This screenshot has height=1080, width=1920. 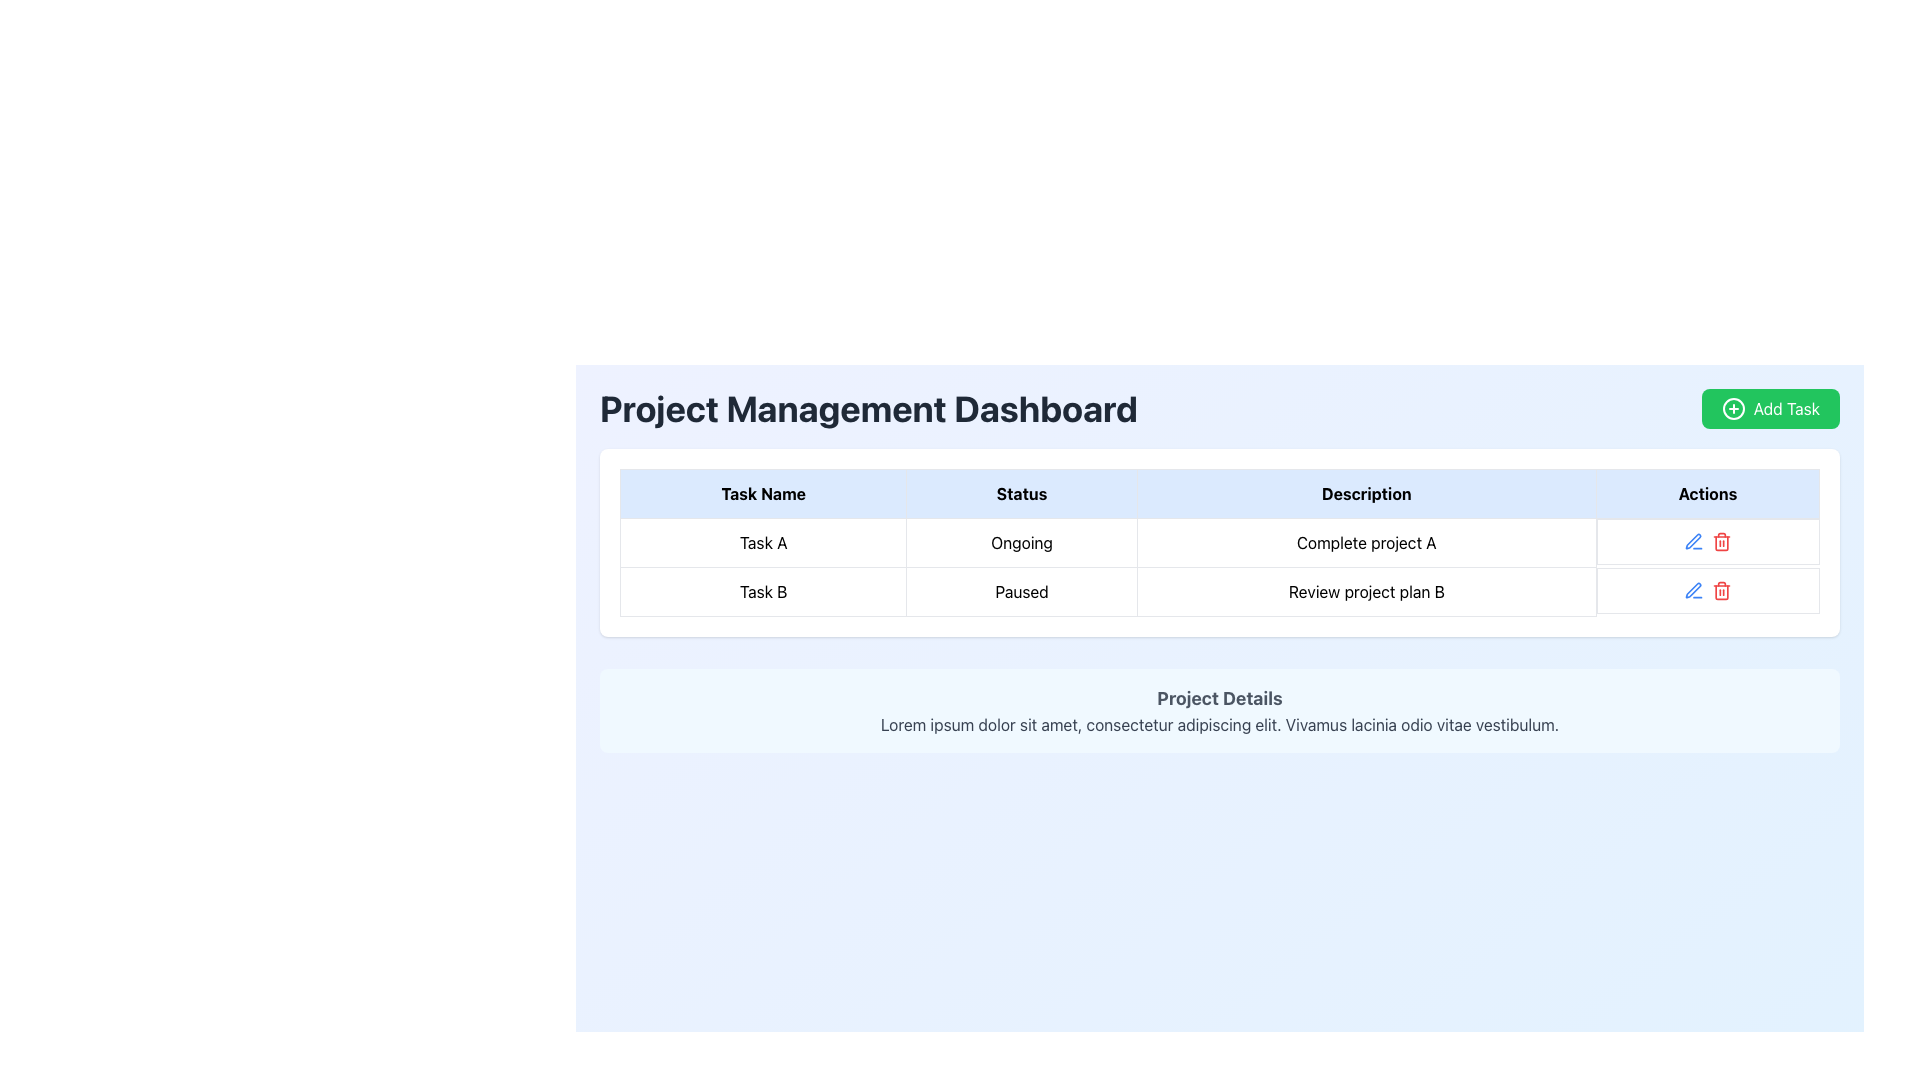 I want to click on the rectangular text block displaying 'Paused' in the 'Status' column of the second row, corresponding to 'Task B', so click(x=1022, y=590).